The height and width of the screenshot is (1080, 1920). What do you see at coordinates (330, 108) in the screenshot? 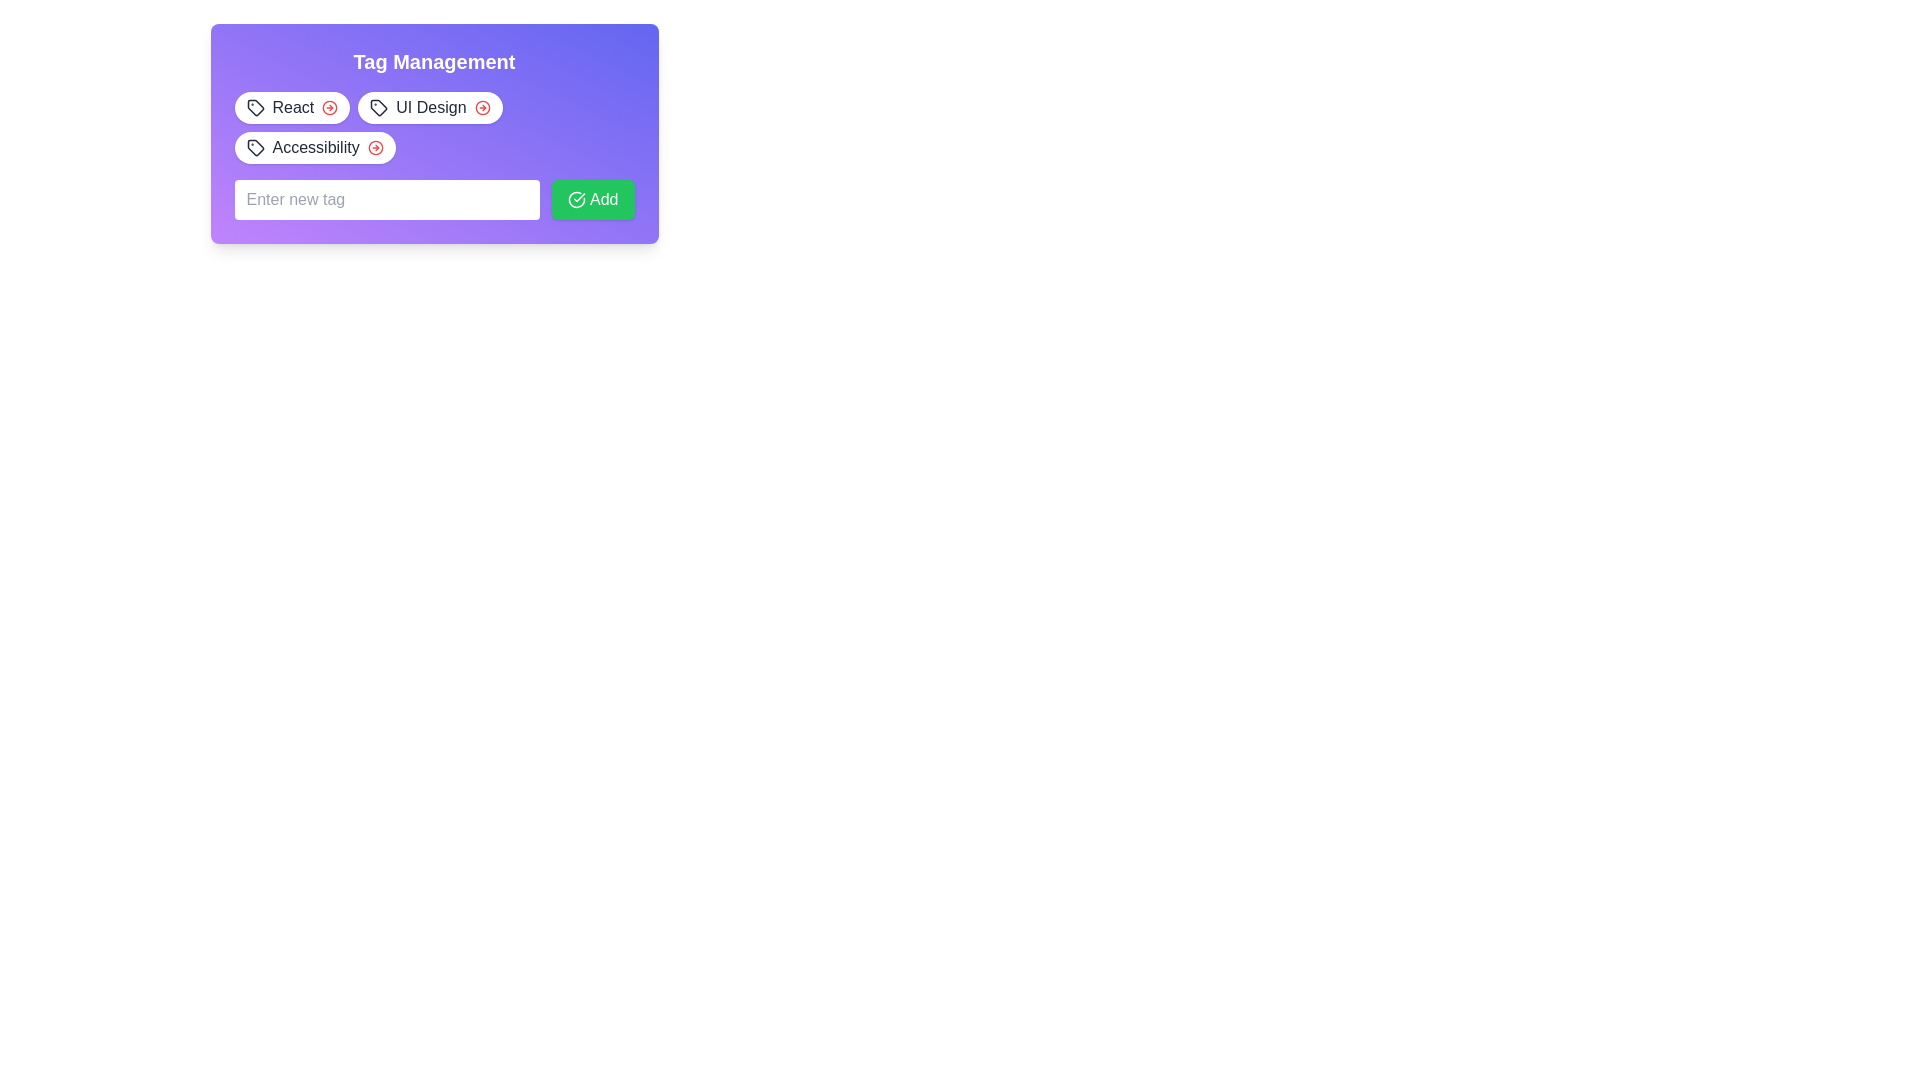
I see `the circular outline decoration element within the SVG graphic that visually enhances the 'React' tag, located slightly above and to the right of the midpoint of the purple card containing tags and a text input field labeled 'Tag Management'` at bounding box center [330, 108].